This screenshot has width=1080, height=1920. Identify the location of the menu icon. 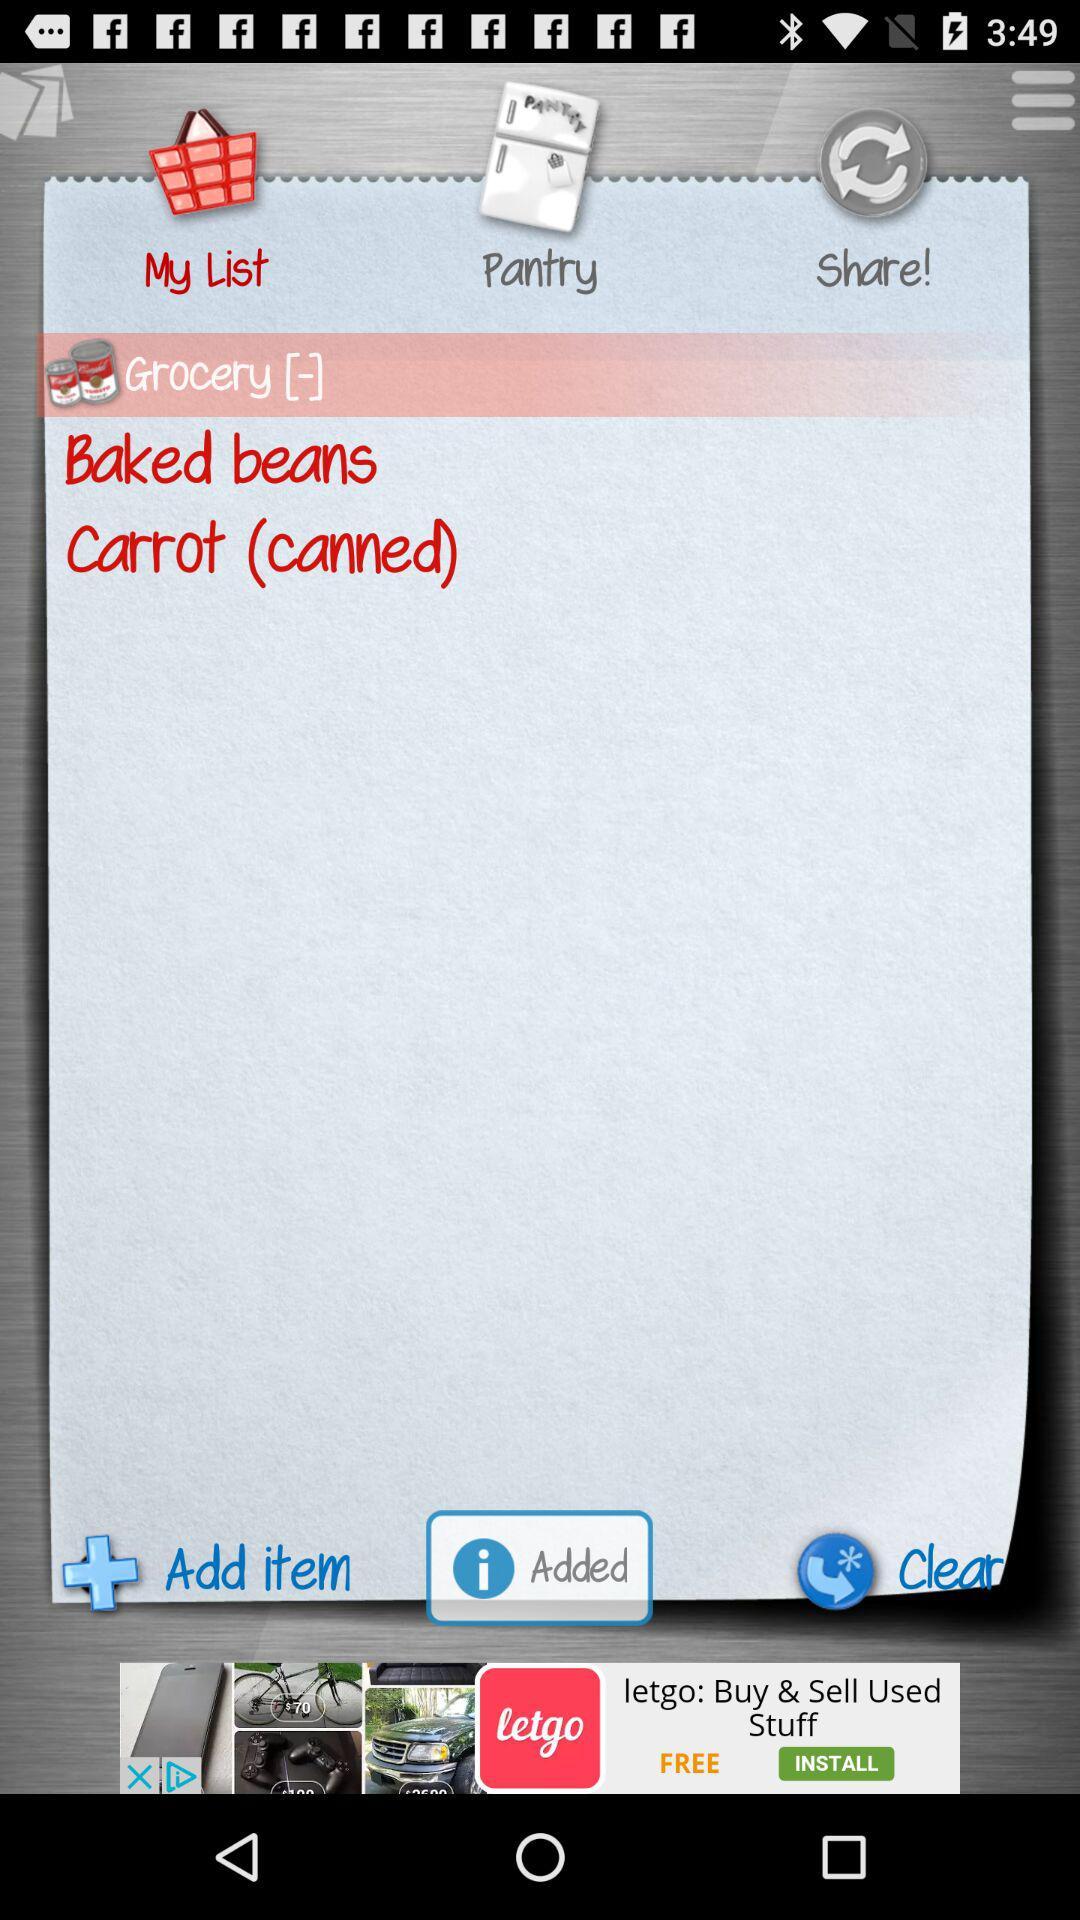
(1032, 117).